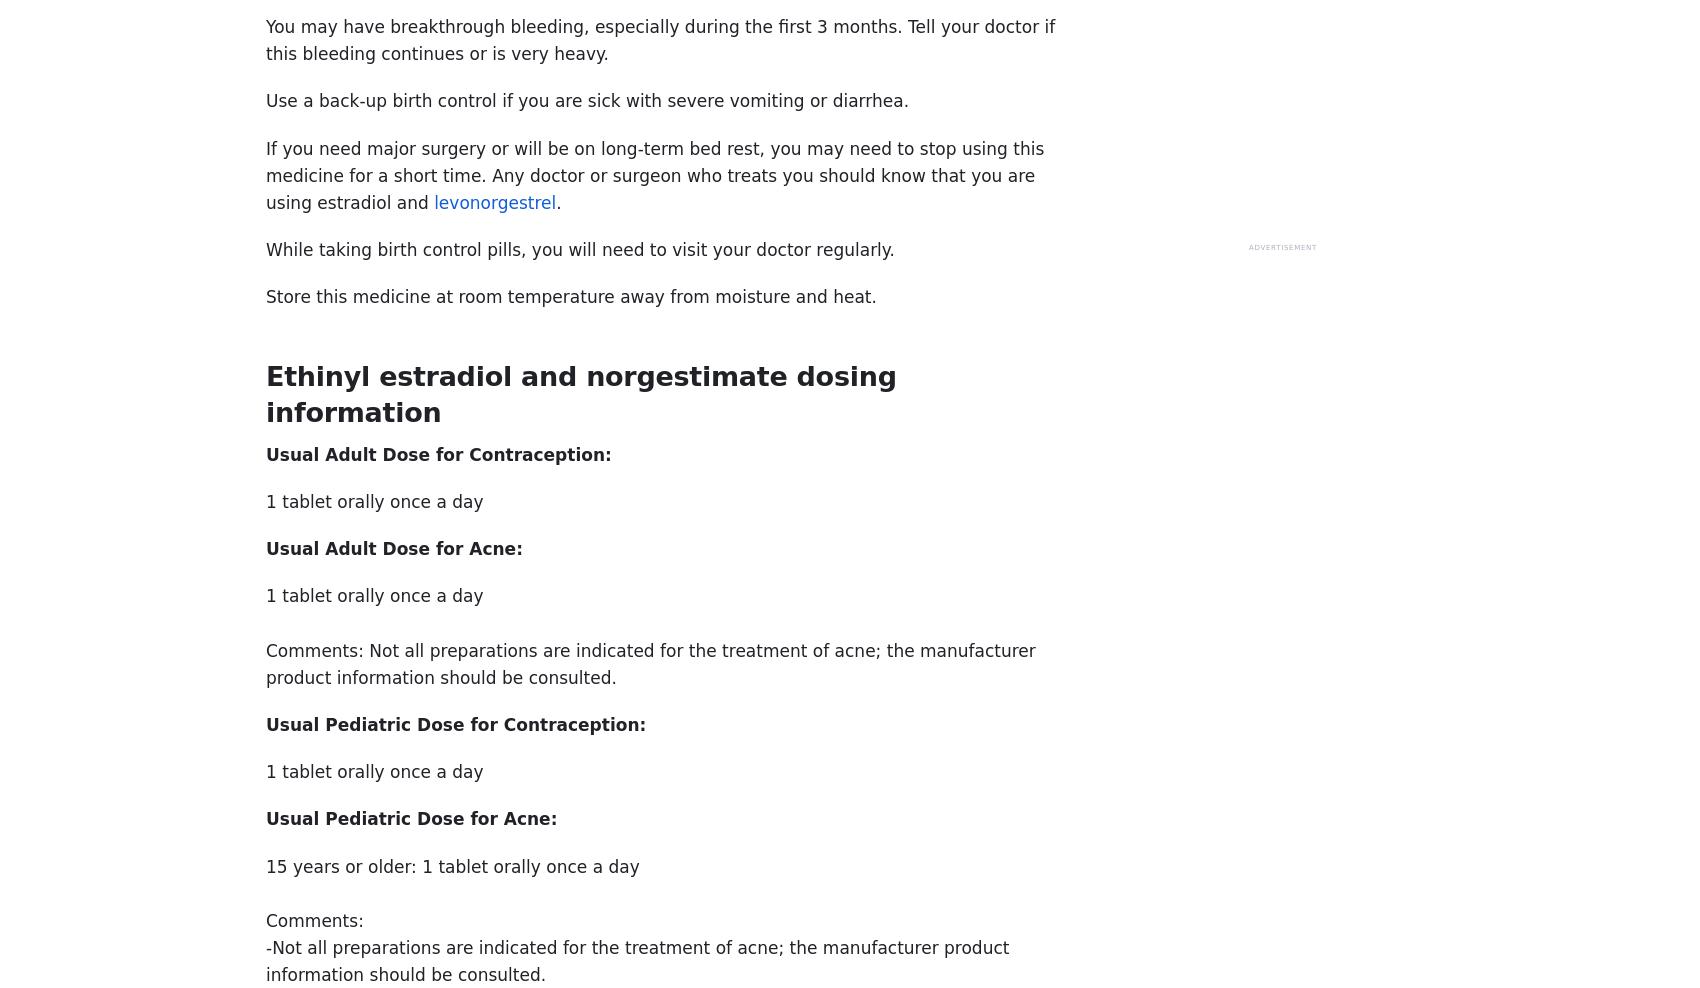 Image resolution: width=1700 pixels, height=988 pixels. I want to click on '15 years or older: 1 tablet orally once a day', so click(266, 864).